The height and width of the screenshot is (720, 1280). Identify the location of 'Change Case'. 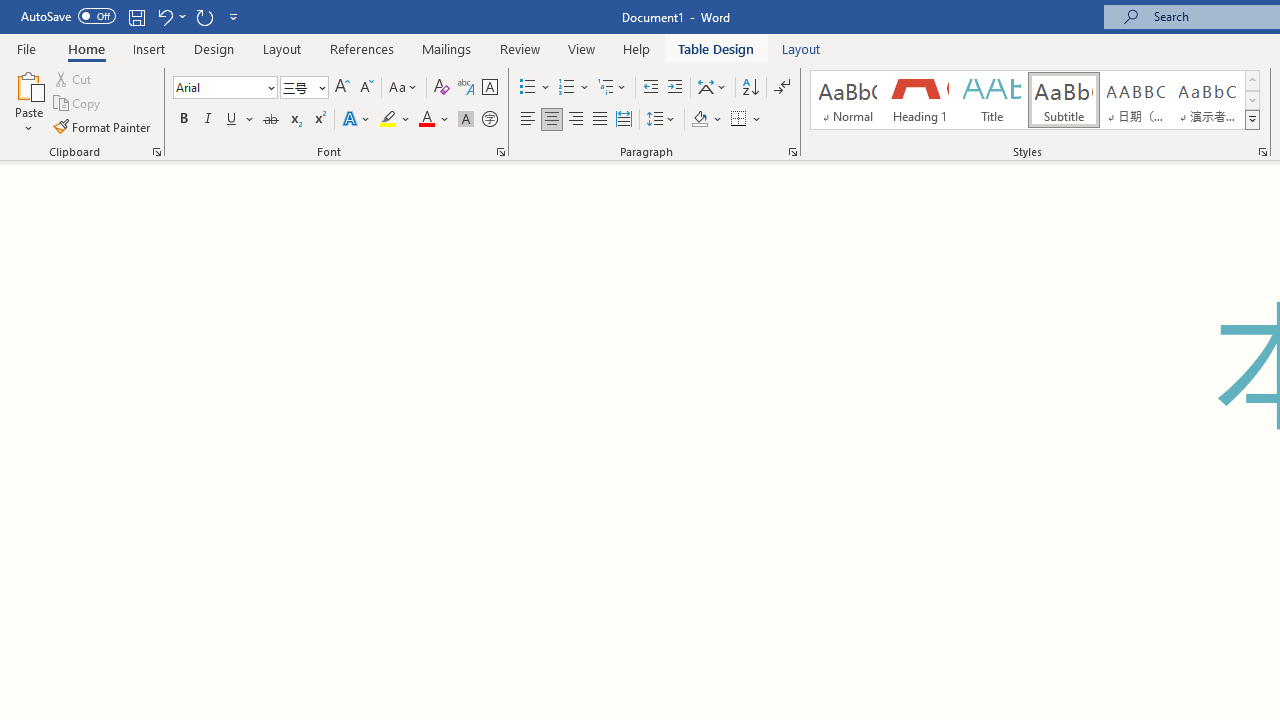
(403, 86).